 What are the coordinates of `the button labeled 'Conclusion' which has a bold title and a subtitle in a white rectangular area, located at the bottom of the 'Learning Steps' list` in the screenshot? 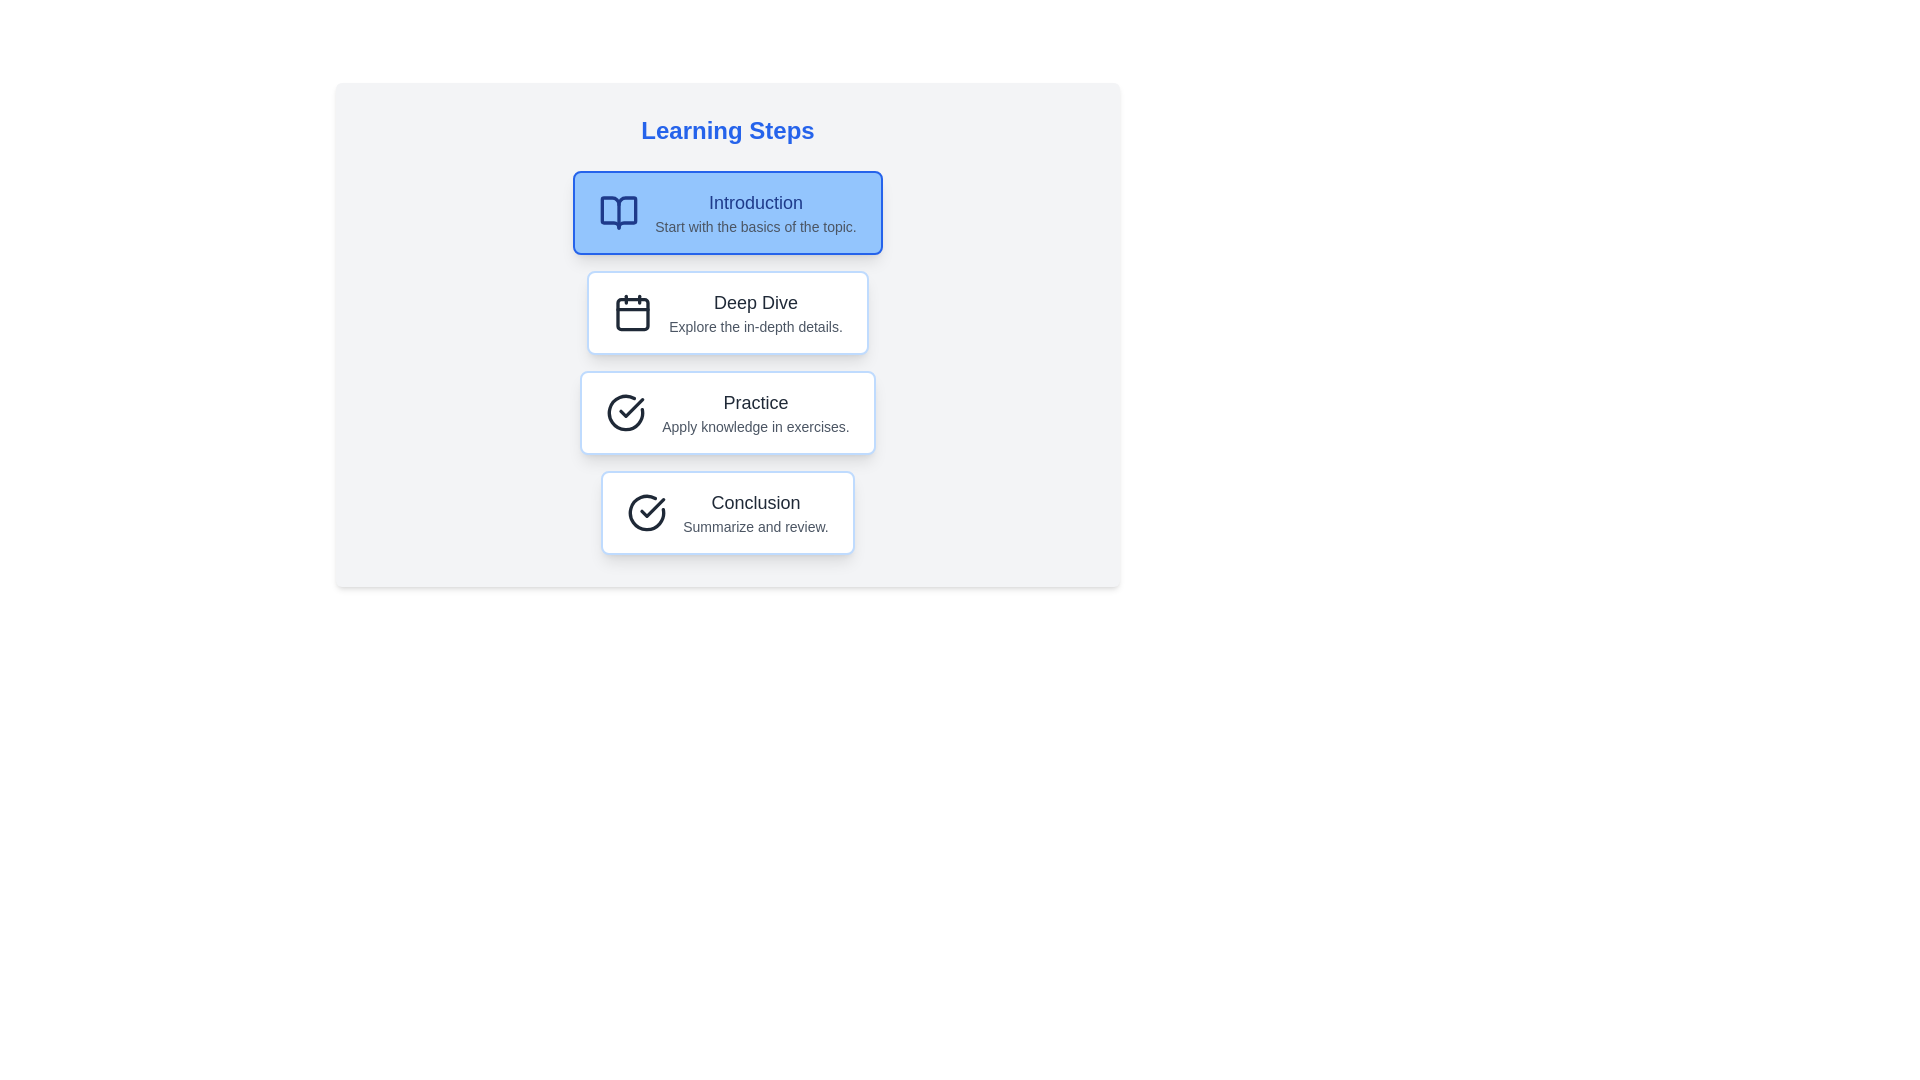 It's located at (754, 512).